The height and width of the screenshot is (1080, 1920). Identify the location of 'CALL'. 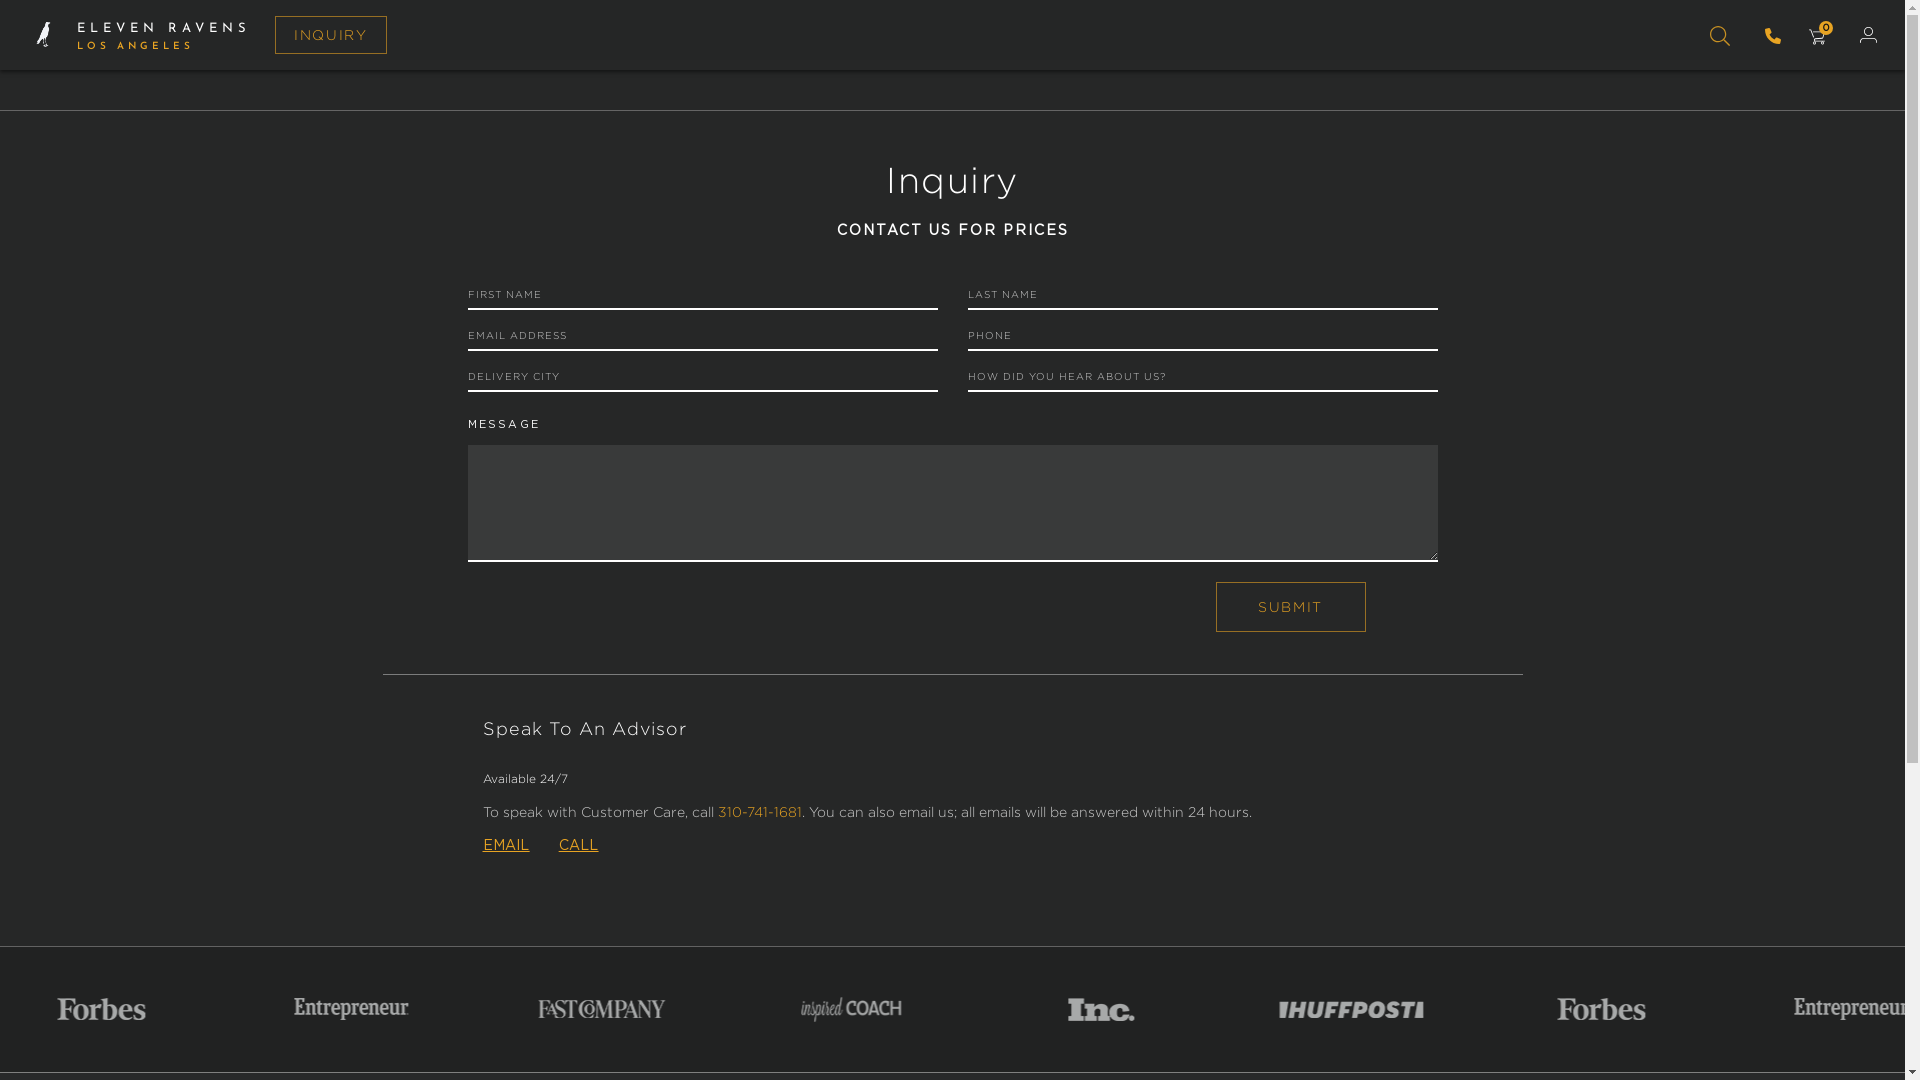
(558, 845).